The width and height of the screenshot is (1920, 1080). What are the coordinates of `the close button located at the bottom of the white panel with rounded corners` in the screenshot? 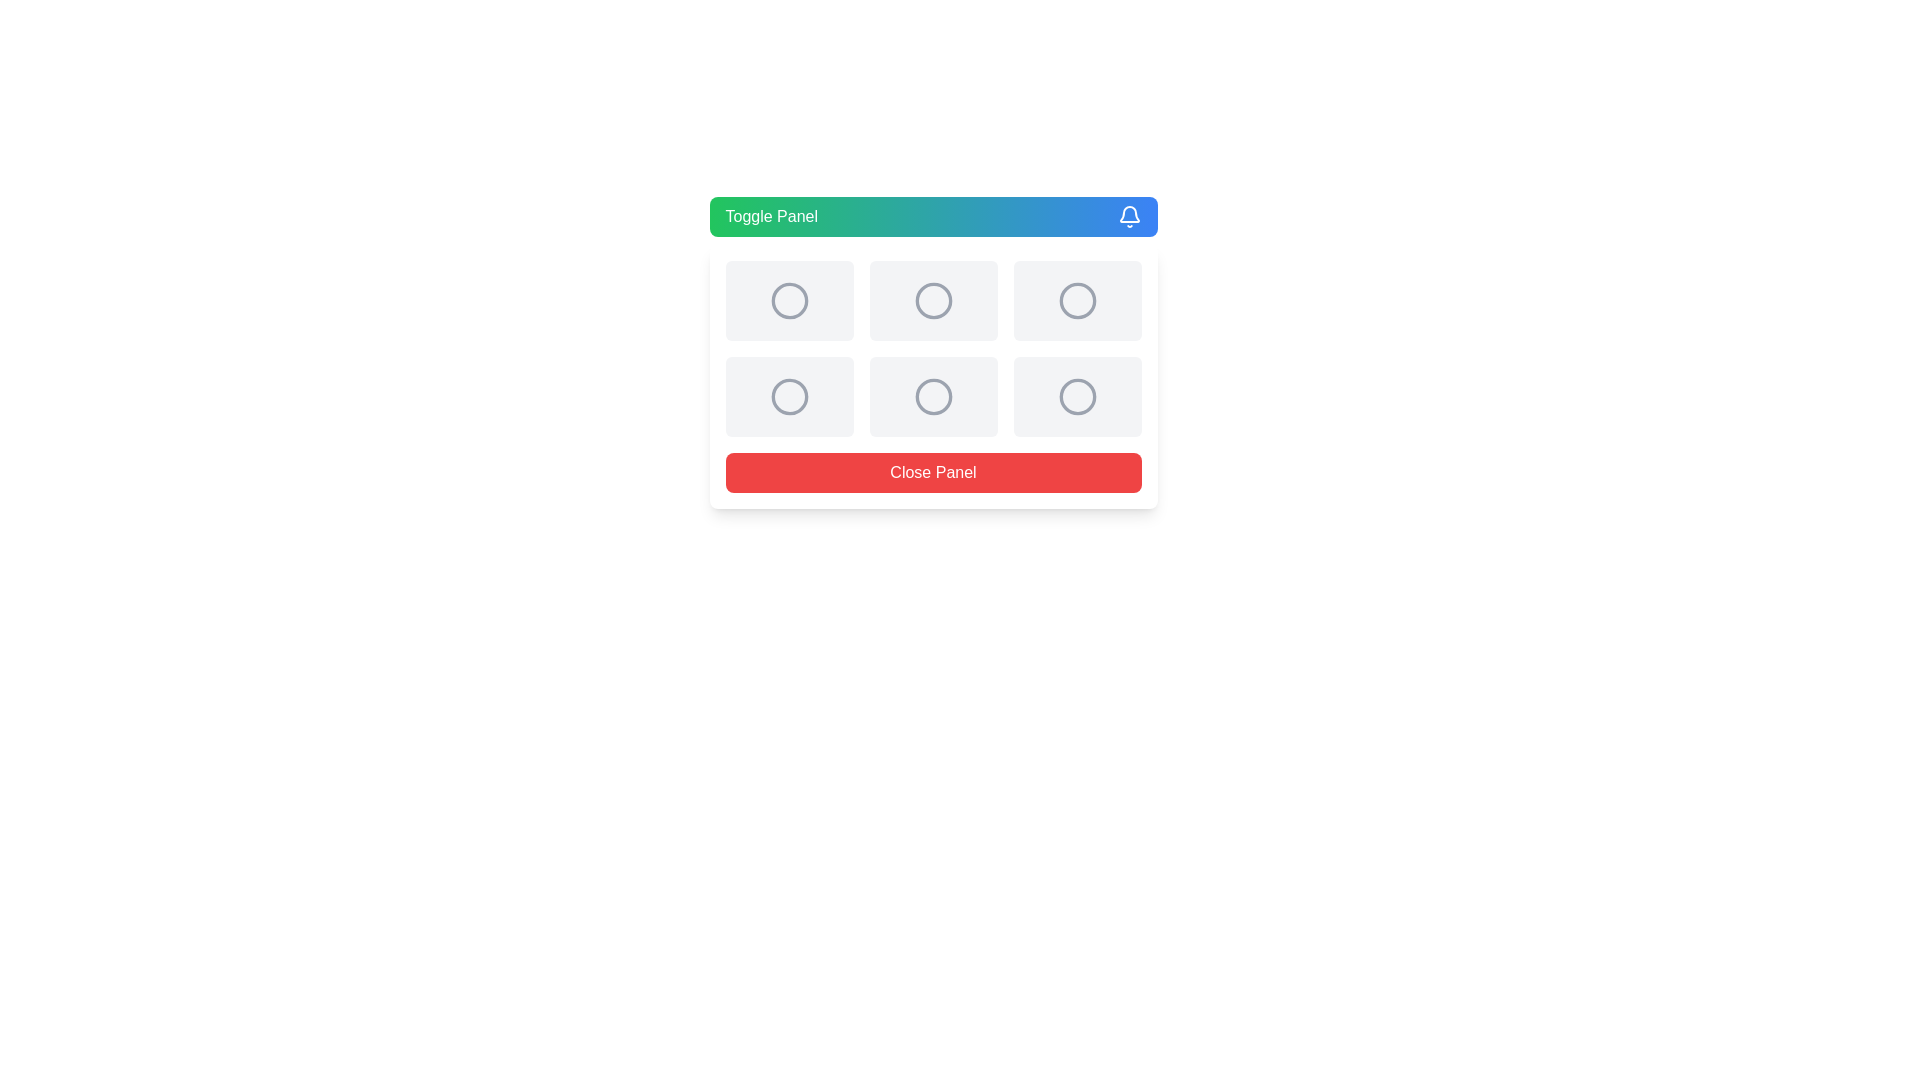 It's located at (932, 473).